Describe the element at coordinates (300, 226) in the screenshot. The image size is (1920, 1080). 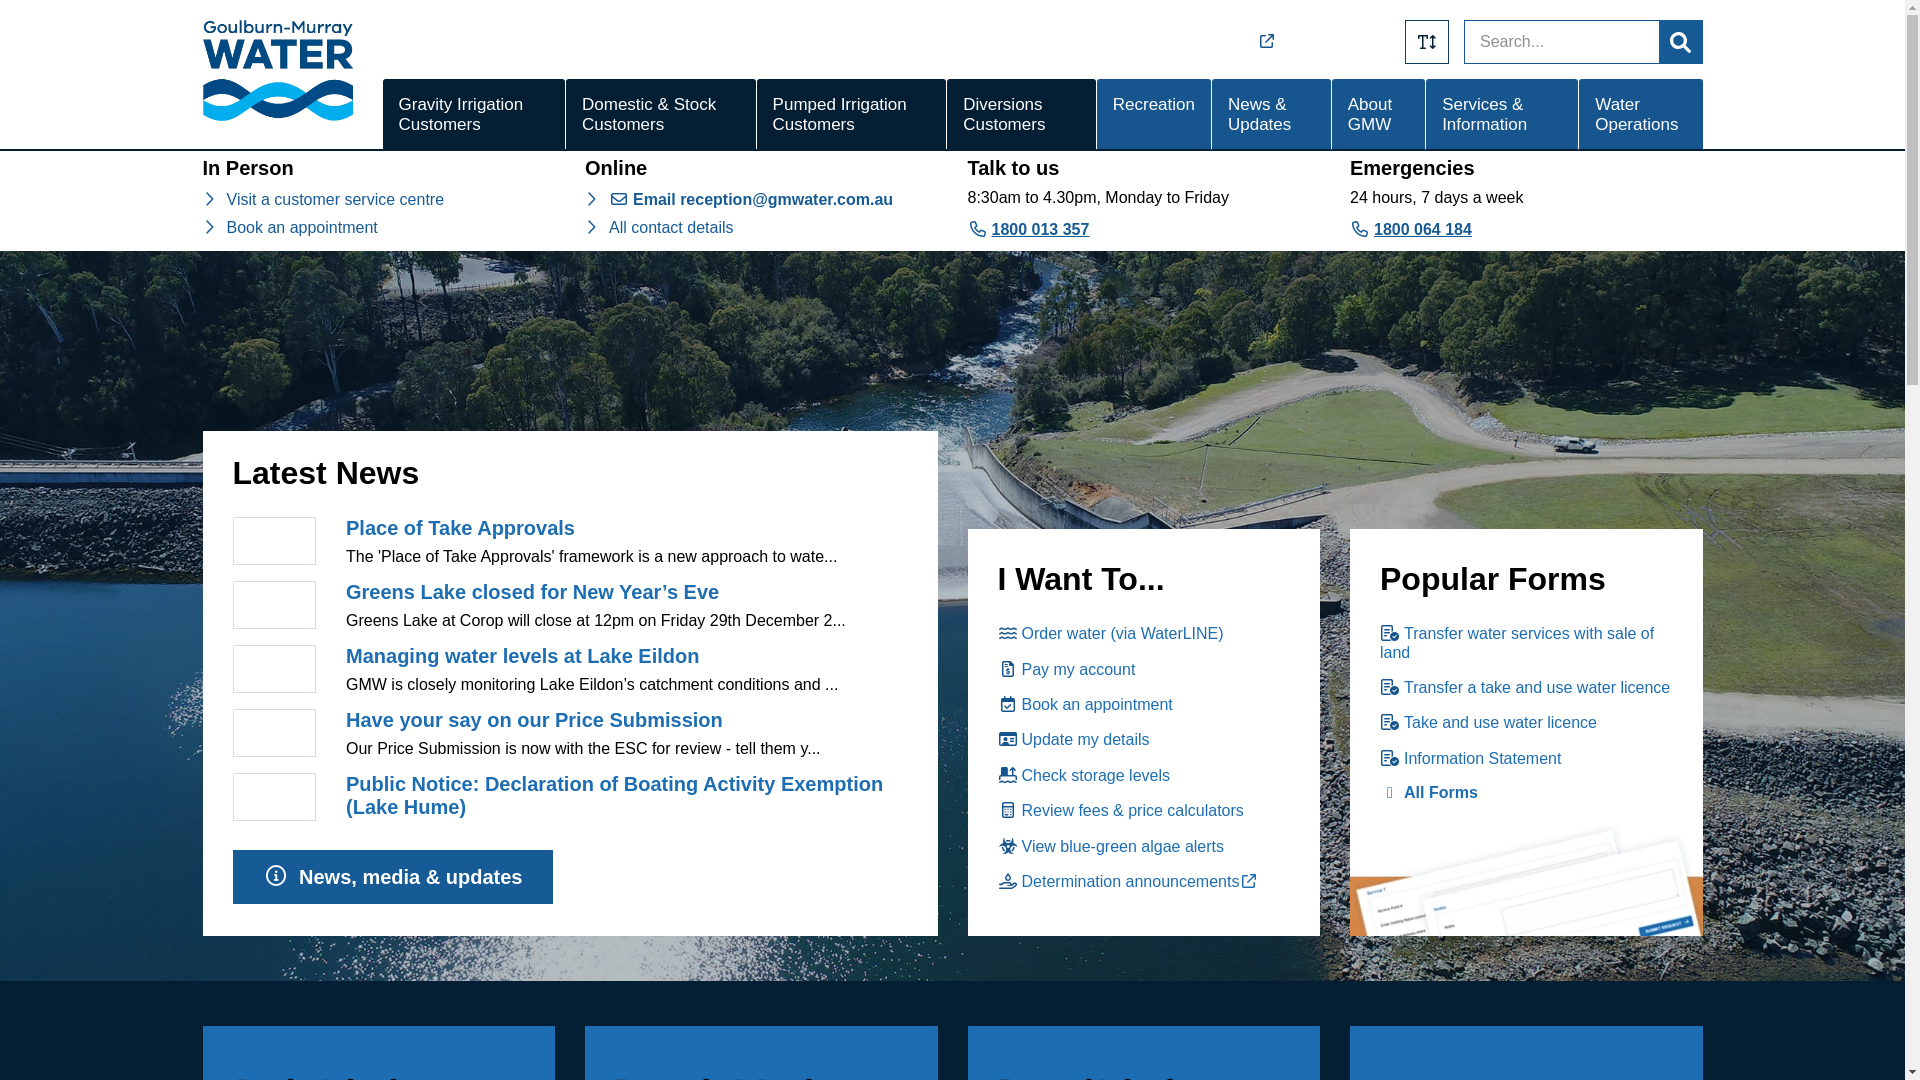
I see `'Book an appointment'` at that location.